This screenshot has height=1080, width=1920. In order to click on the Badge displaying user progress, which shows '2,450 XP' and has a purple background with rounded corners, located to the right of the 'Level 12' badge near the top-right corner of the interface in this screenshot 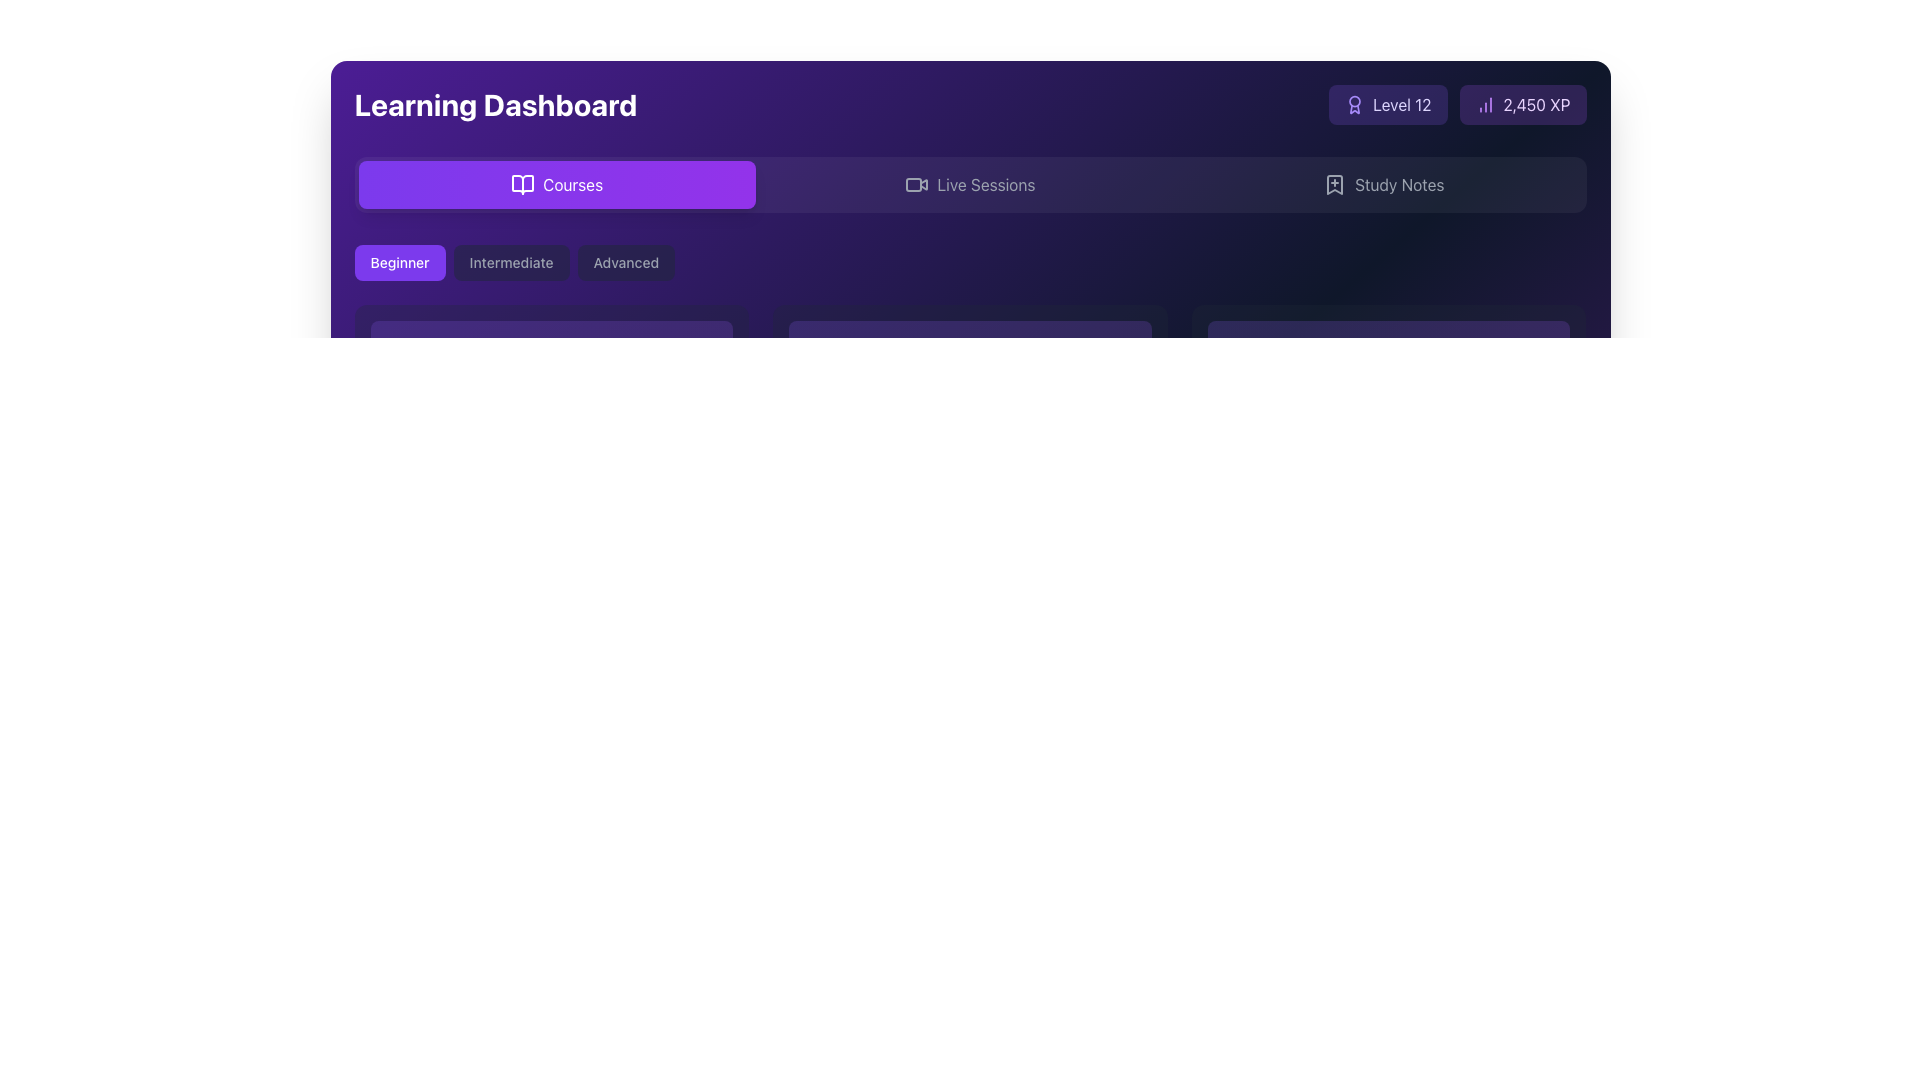, I will do `click(1521, 104)`.